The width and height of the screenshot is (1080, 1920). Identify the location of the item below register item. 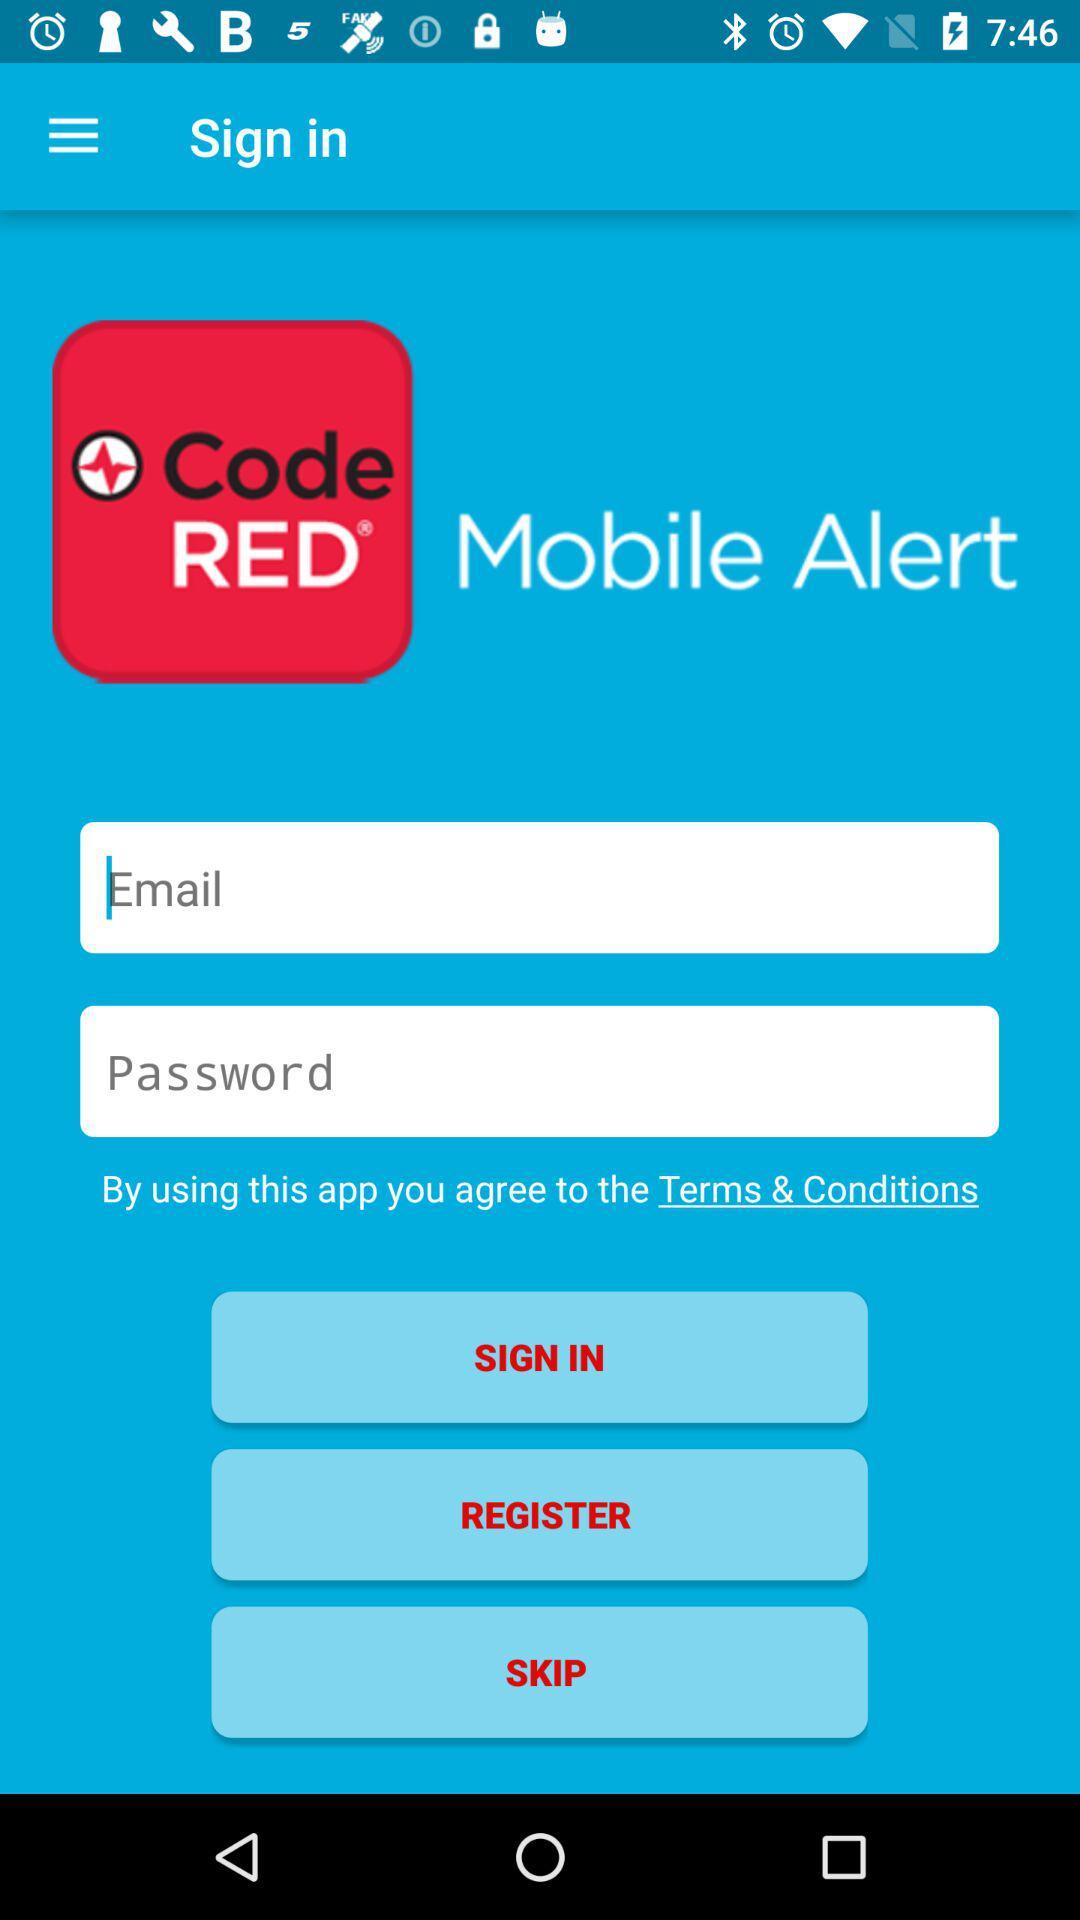
(538, 1672).